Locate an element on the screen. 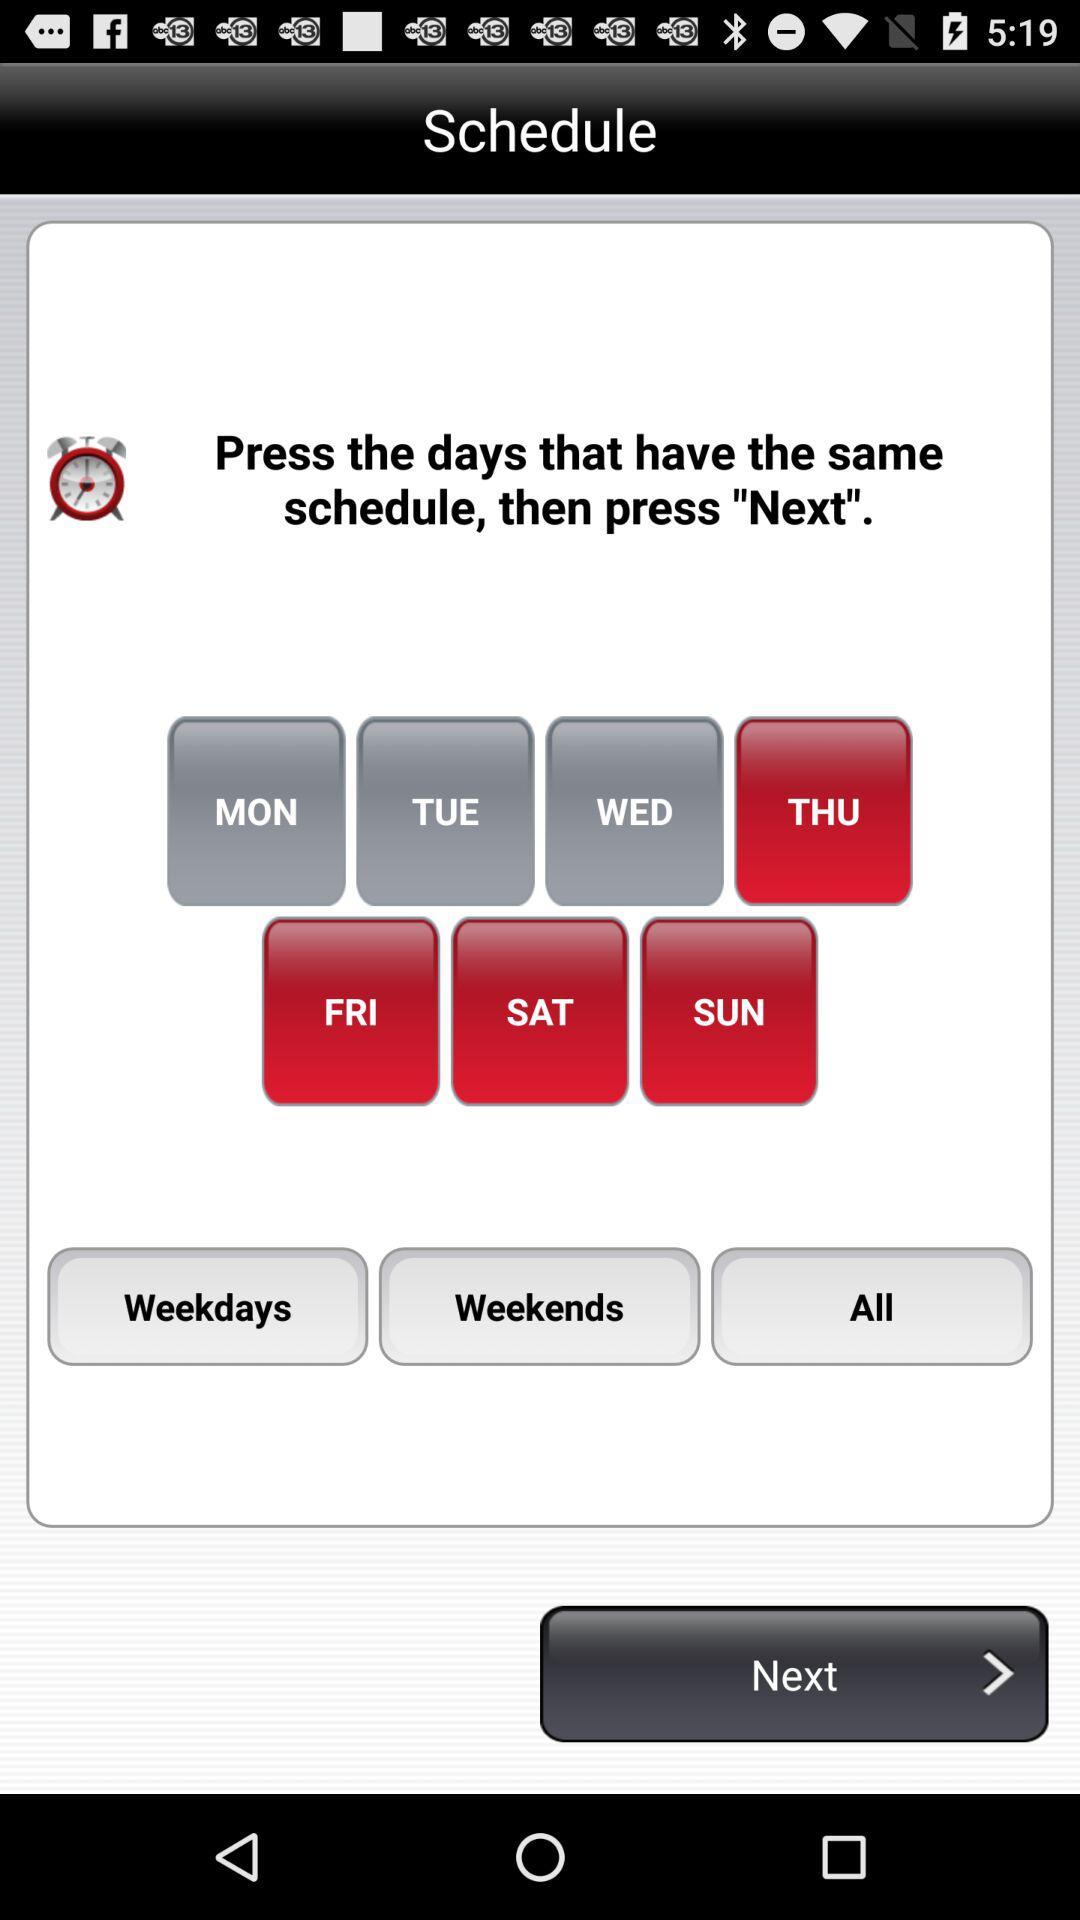 The width and height of the screenshot is (1080, 1920). the item to the left of sat is located at coordinates (350, 1011).